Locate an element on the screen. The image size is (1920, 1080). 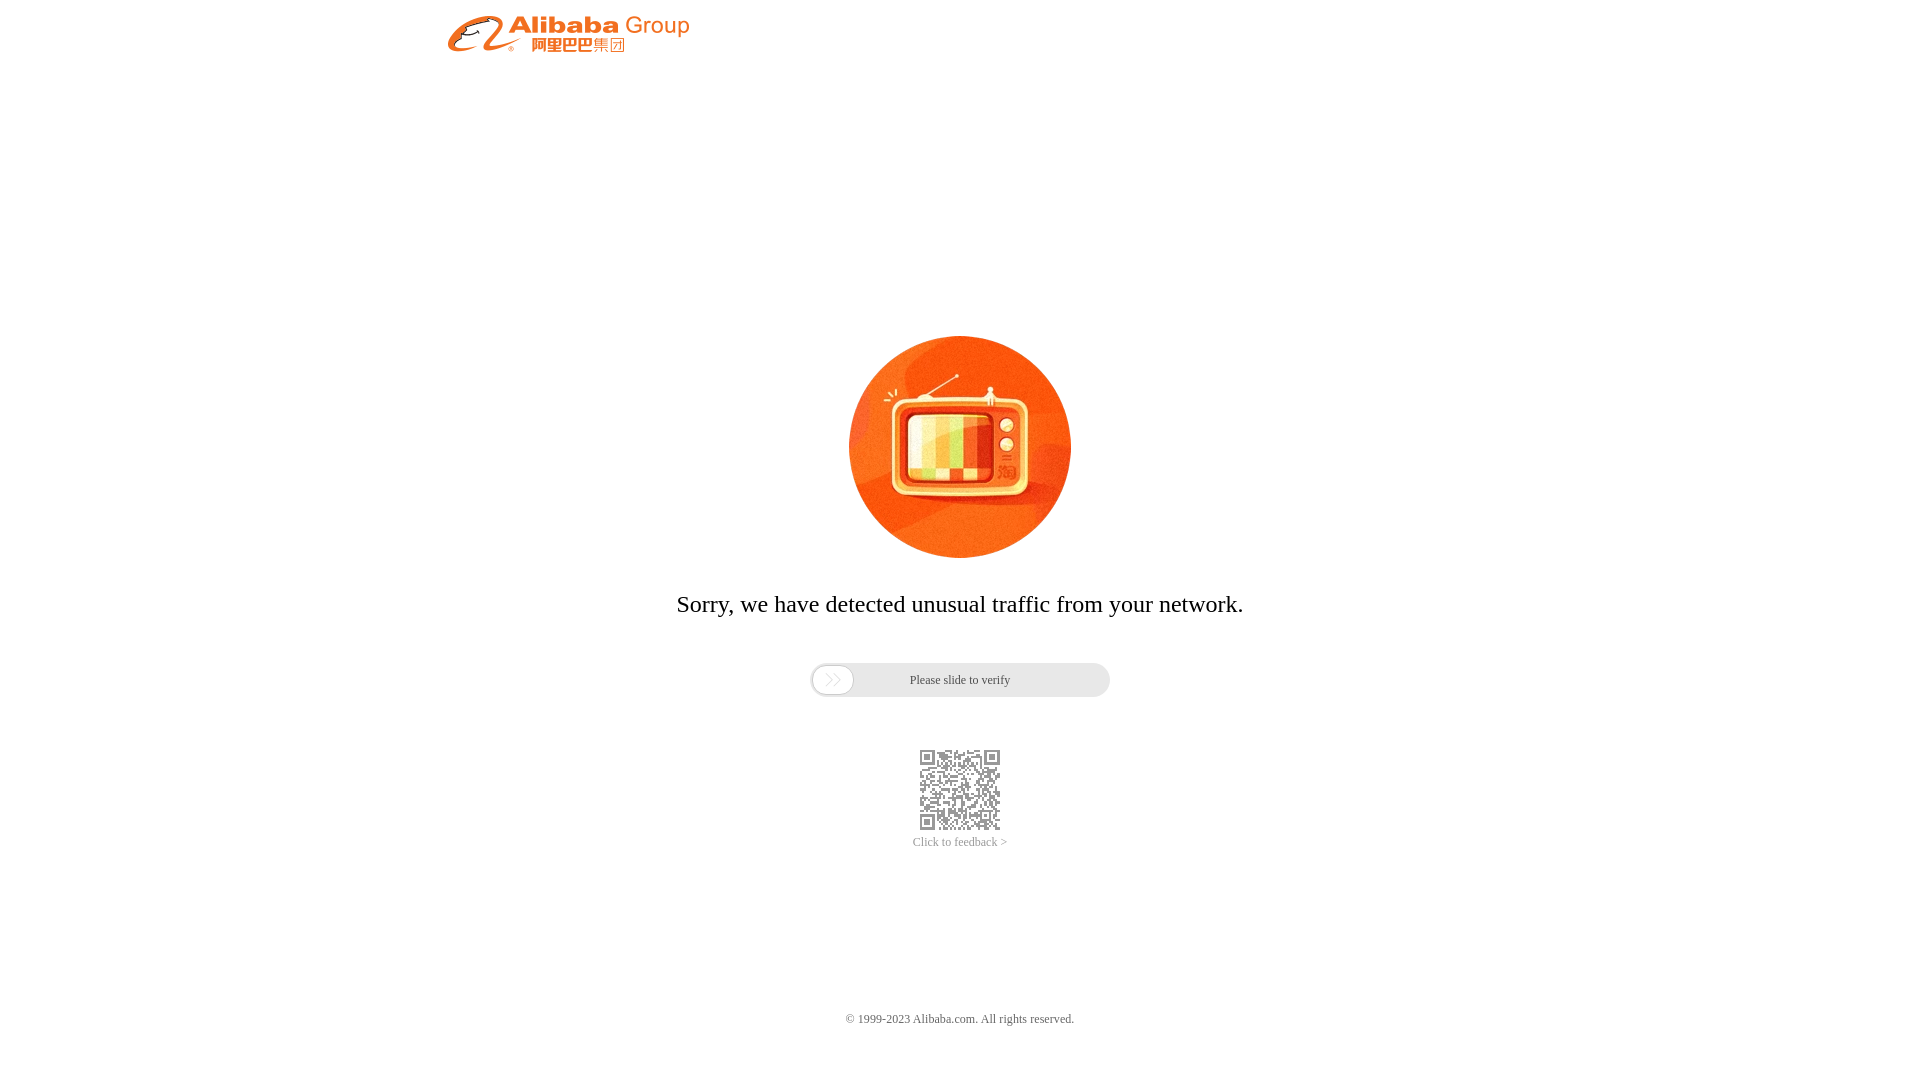
'Click to feedback >' is located at coordinates (960, 842).